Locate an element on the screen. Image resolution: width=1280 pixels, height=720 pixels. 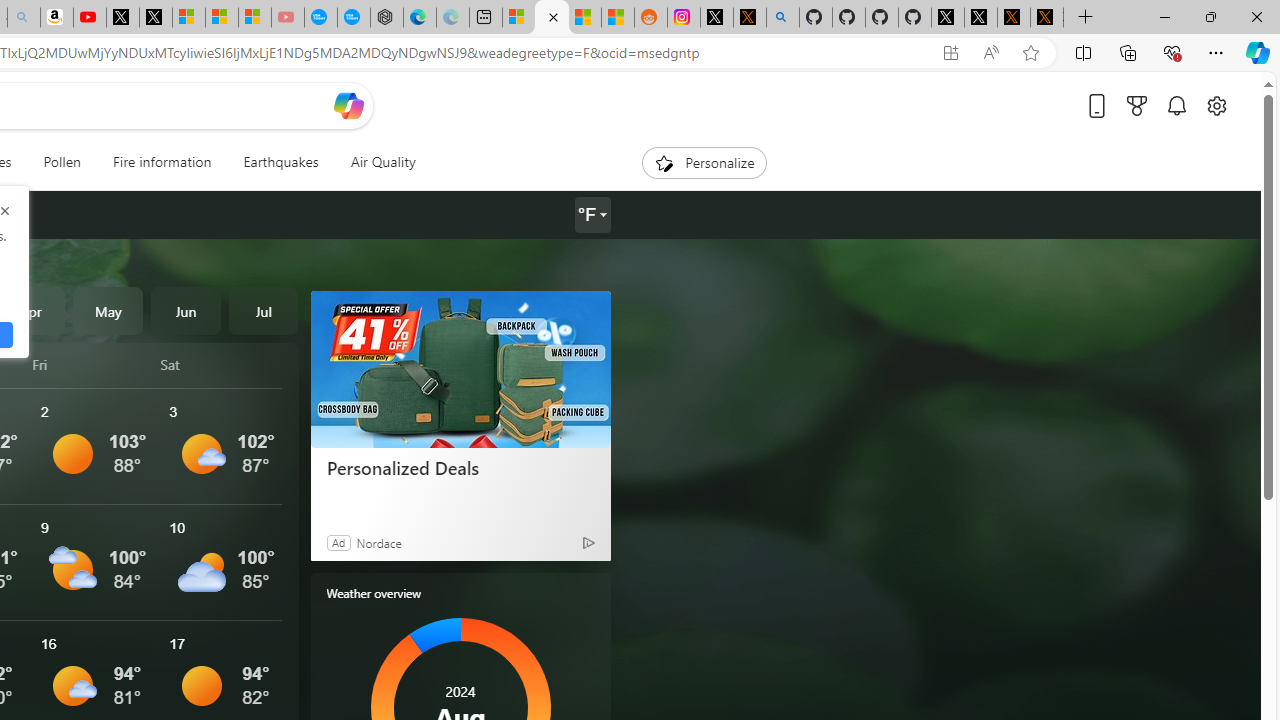
'Microsoft account | Microsoft Account Privacy Settings' is located at coordinates (519, 17).